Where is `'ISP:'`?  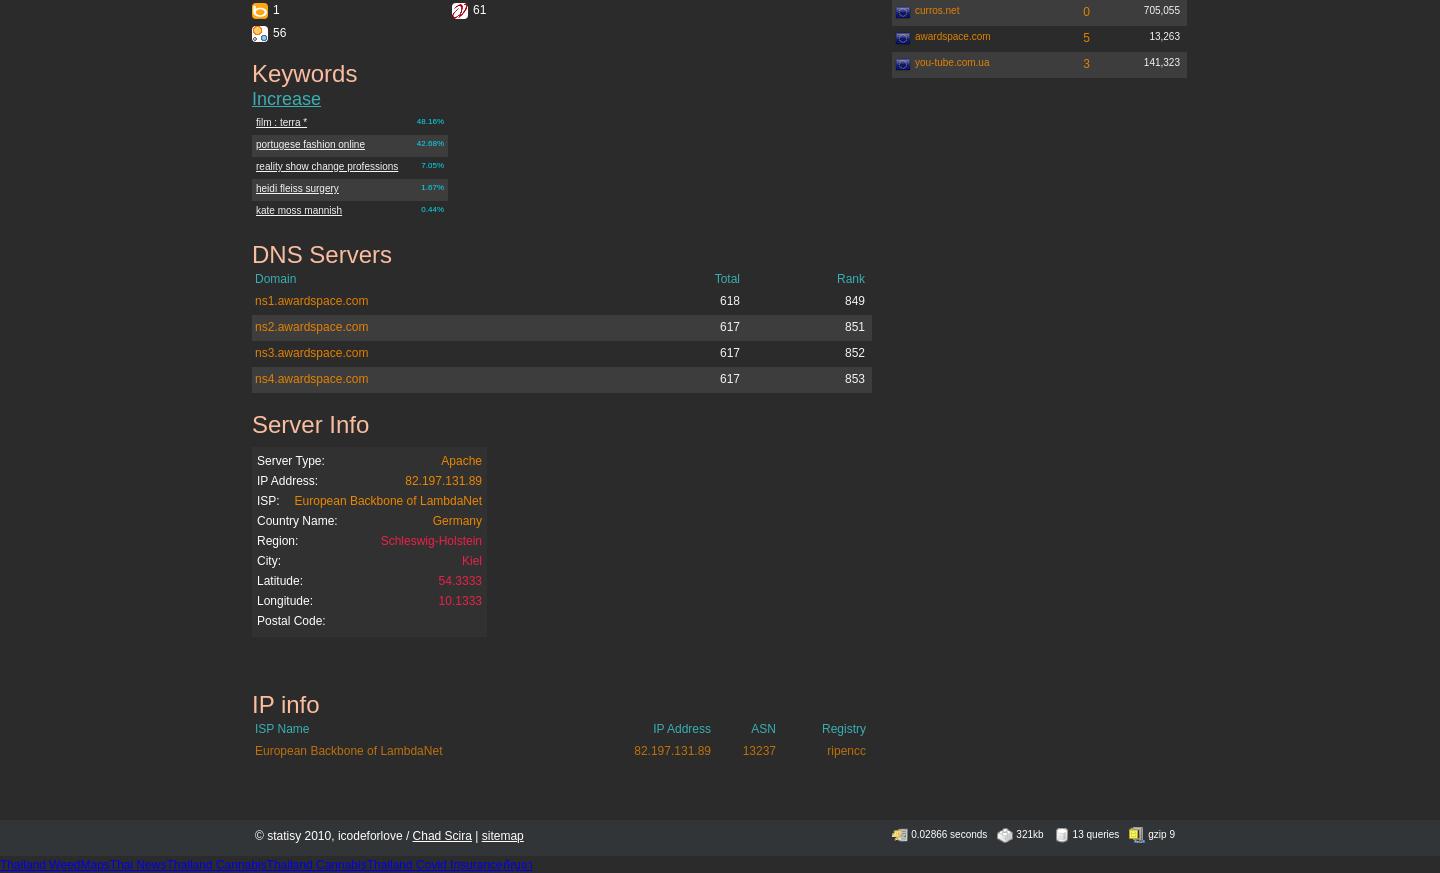 'ISP:' is located at coordinates (266, 501).